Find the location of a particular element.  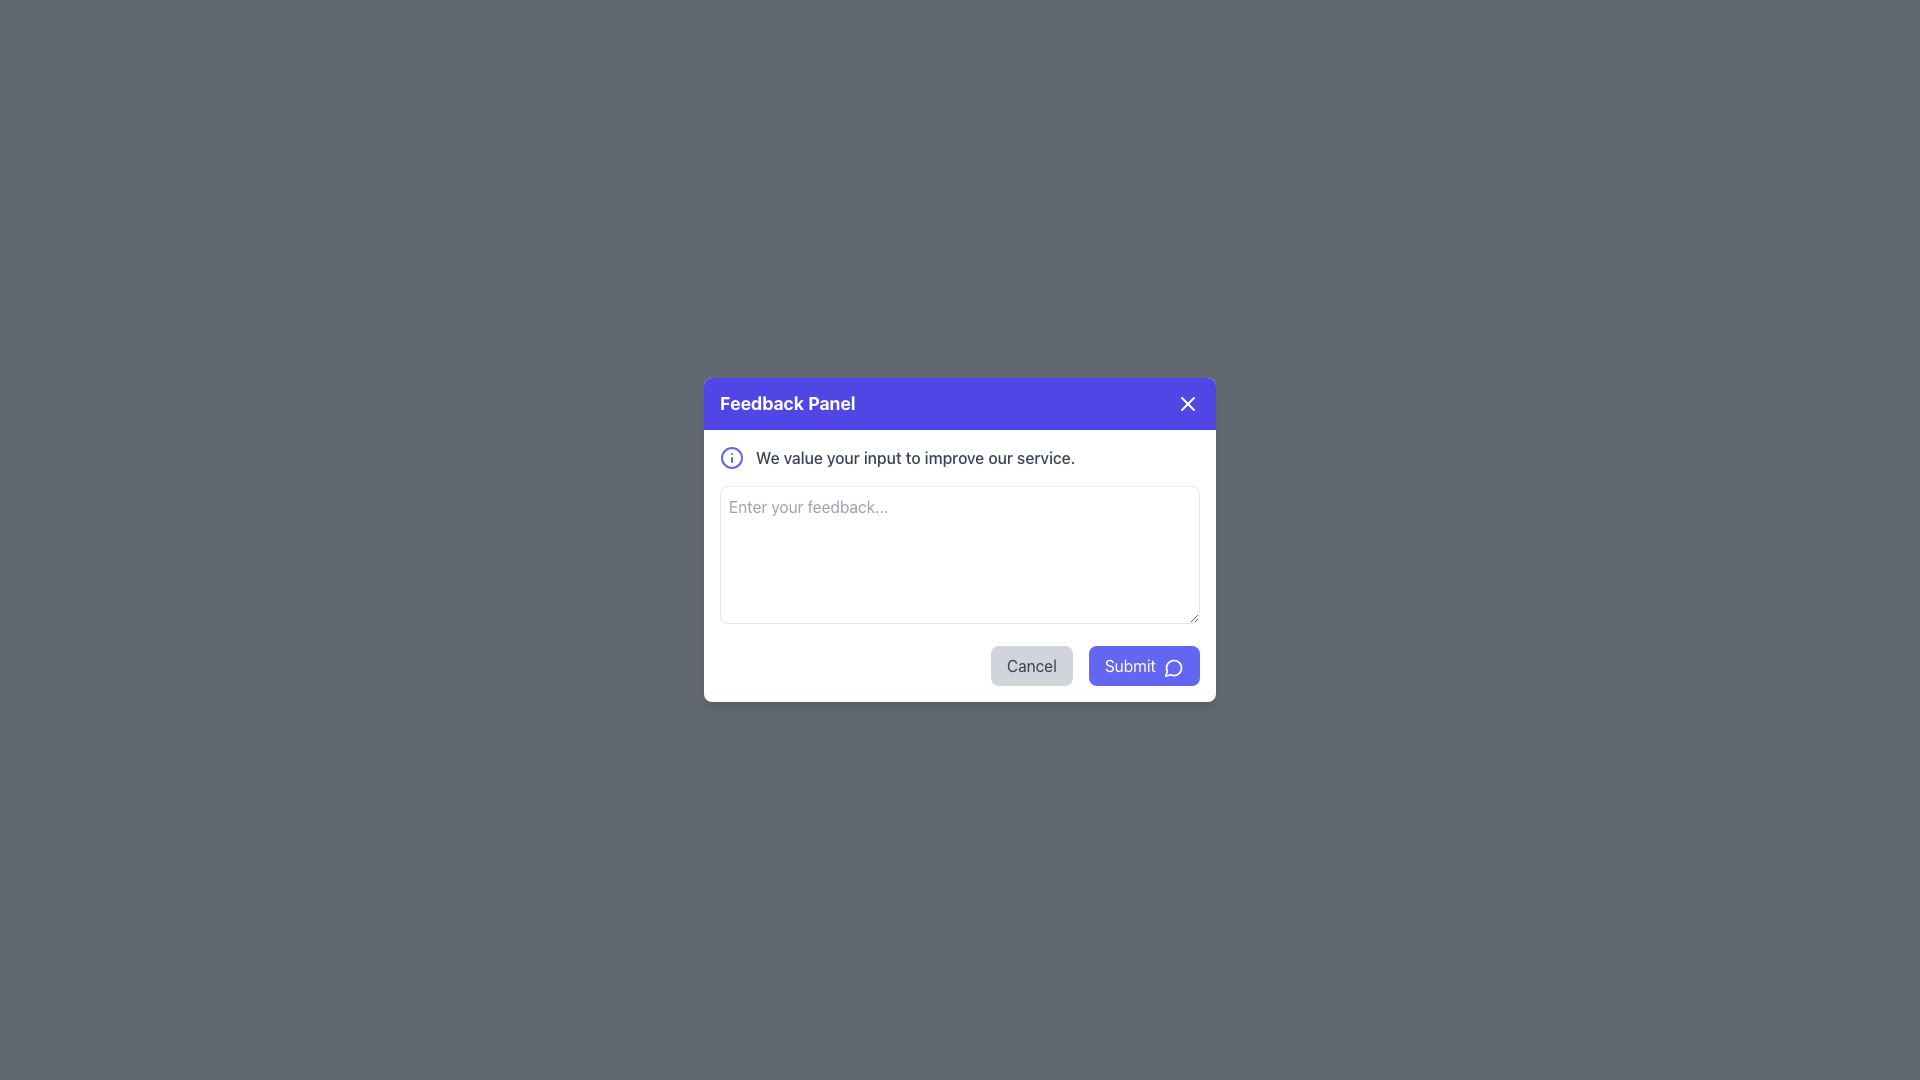

the circular message icon outlined in indigo, which is positioned on the right side of the 'Submit' button at the bottom-right of the feedback panel is located at coordinates (1174, 667).